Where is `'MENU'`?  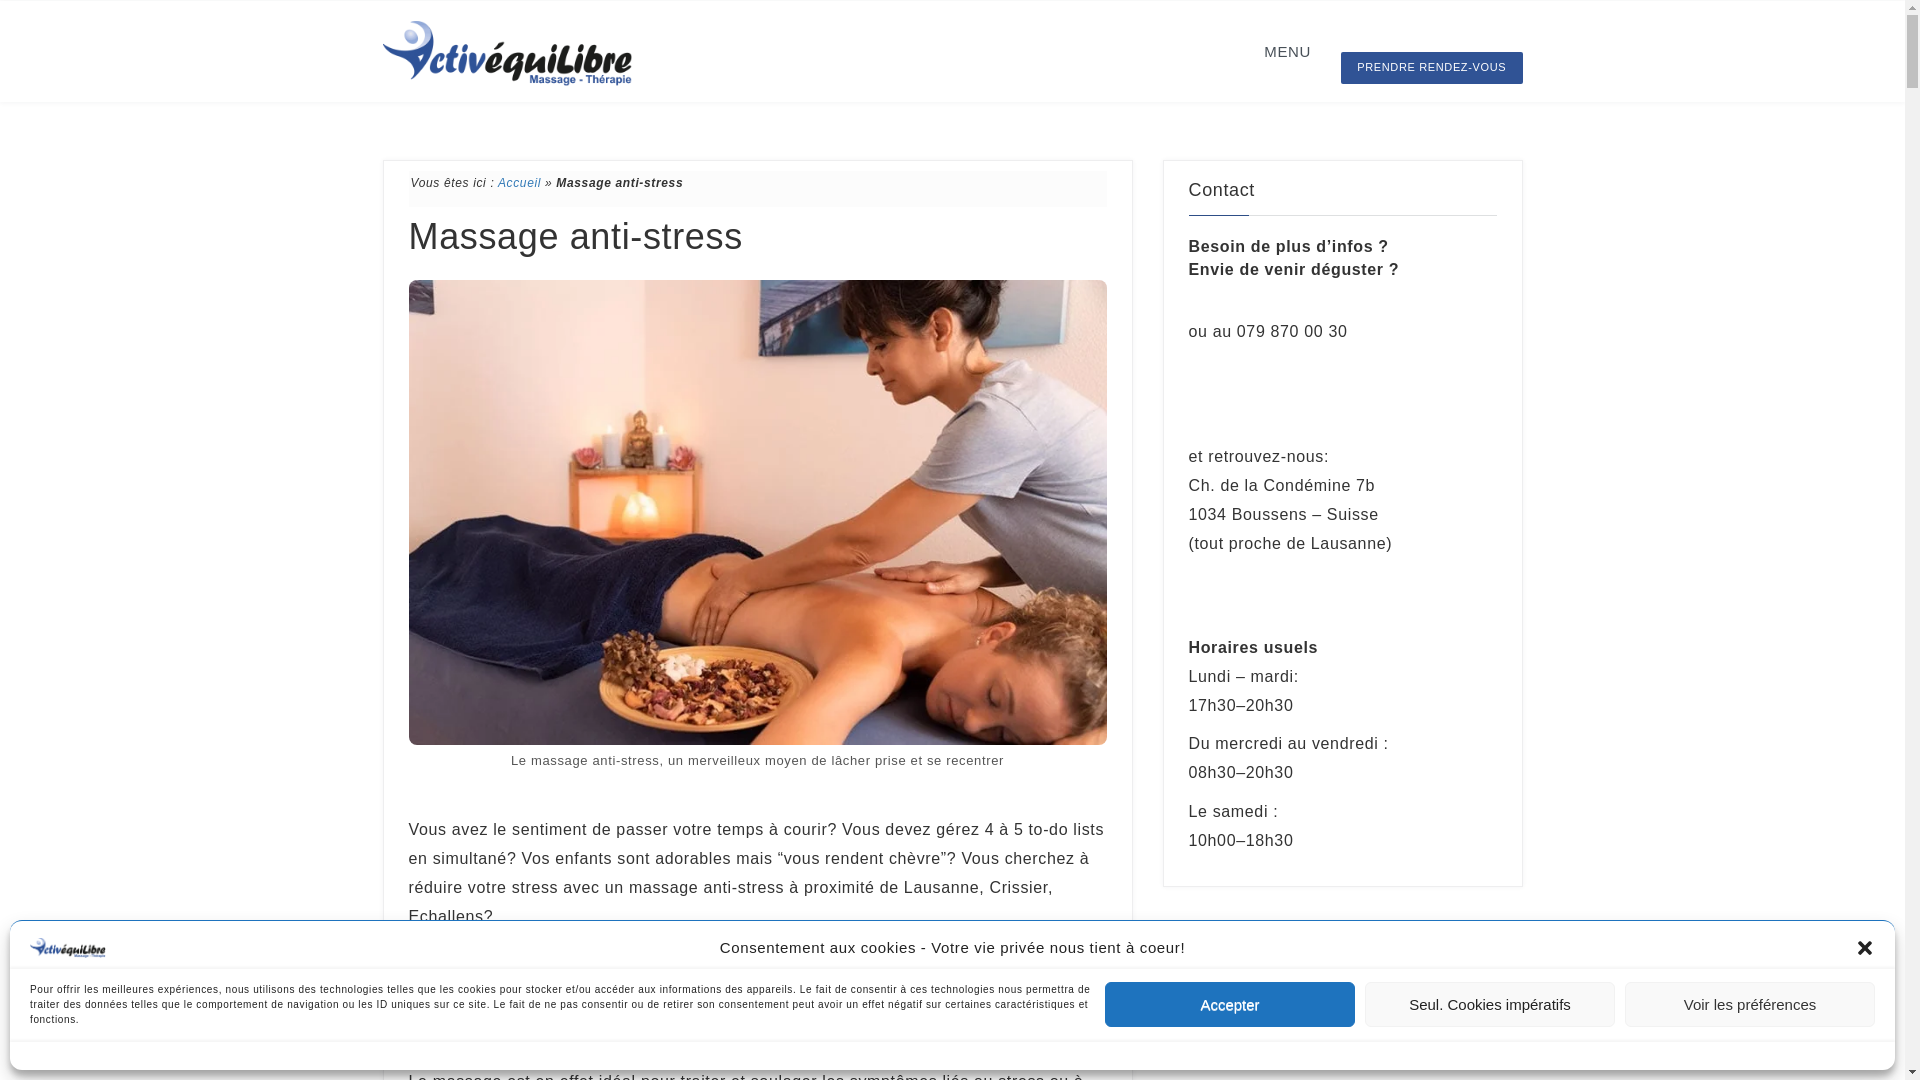
'MENU' is located at coordinates (1245, 50).